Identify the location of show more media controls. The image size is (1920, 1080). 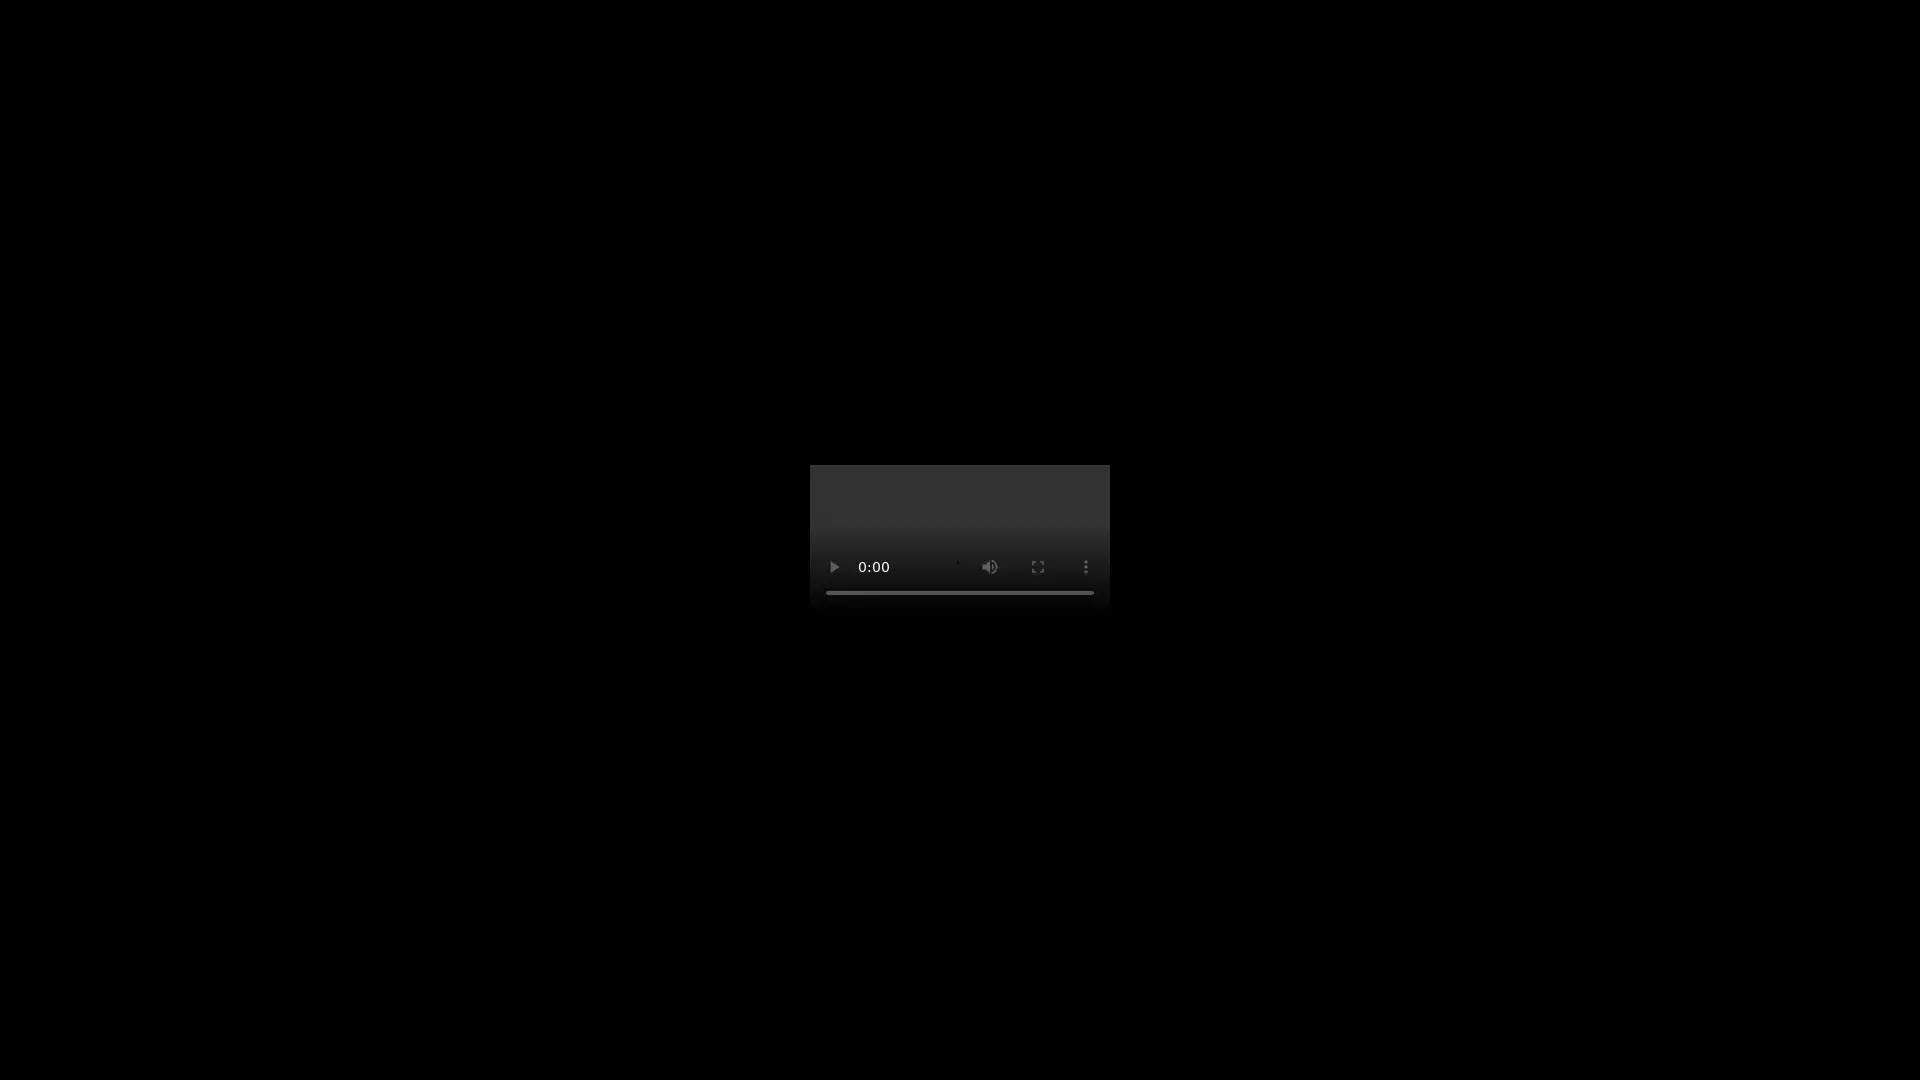
(1084, 567).